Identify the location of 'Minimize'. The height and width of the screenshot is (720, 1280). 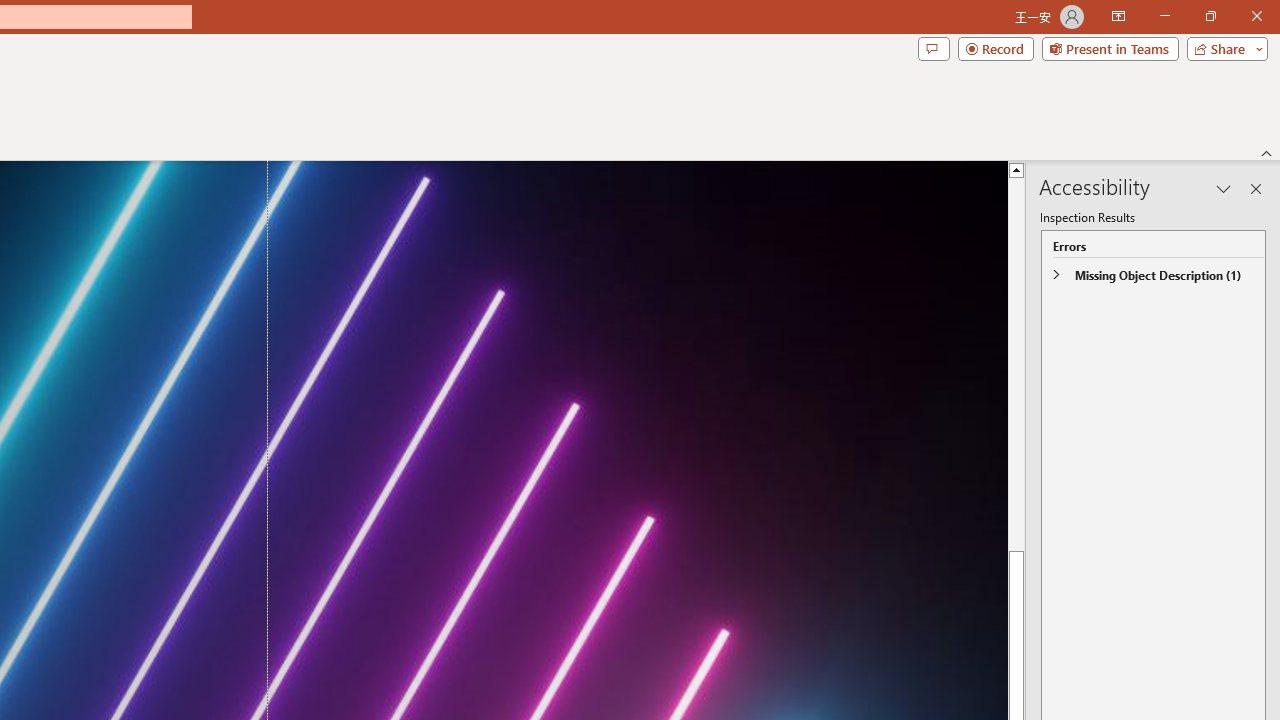
(1164, 16).